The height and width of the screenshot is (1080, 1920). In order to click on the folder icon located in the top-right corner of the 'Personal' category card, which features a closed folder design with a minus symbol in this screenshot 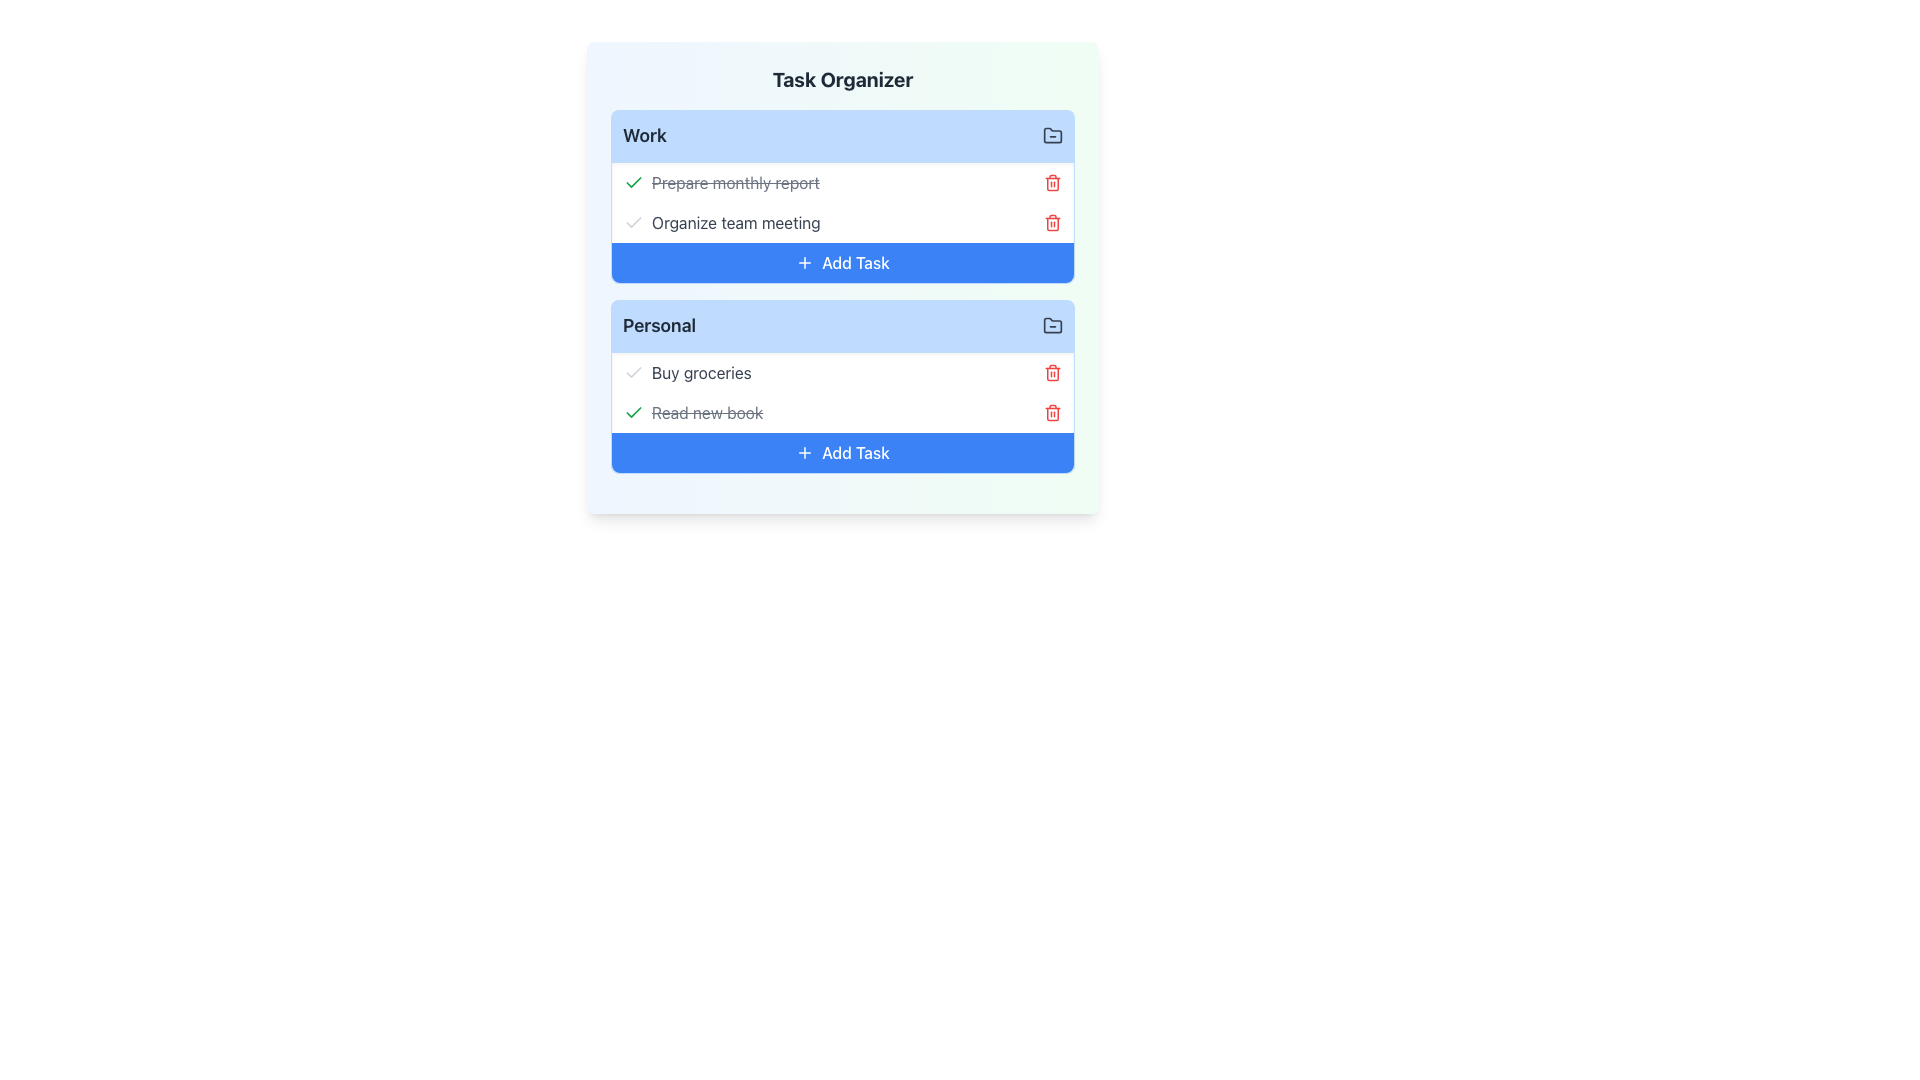, I will do `click(1051, 323)`.